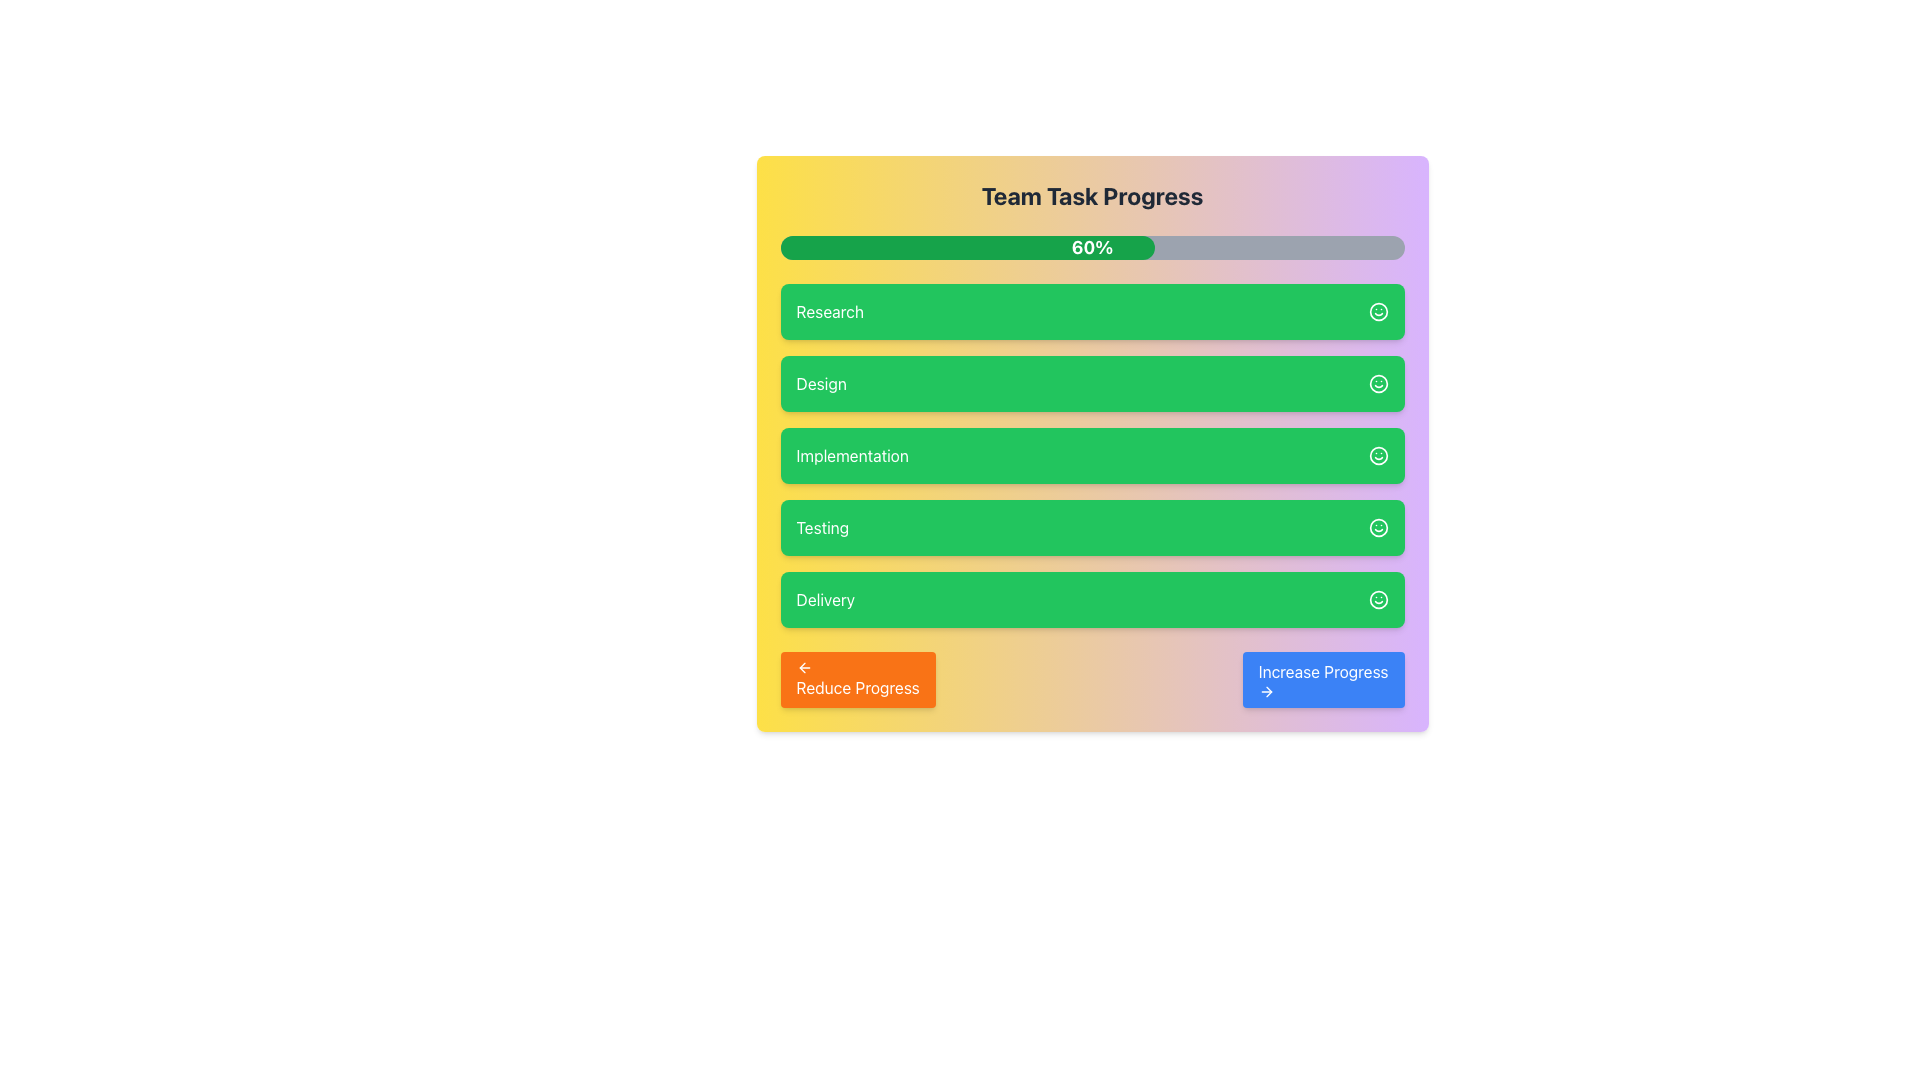 This screenshot has height=1080, width=1920. Describe the element at coordinates (1091, 246) in the screenshot. I see `the Progress Bar located below the 'Team Task Progress' heading, which visually indicates the progress of tasks and displays percentage completed` at that location.